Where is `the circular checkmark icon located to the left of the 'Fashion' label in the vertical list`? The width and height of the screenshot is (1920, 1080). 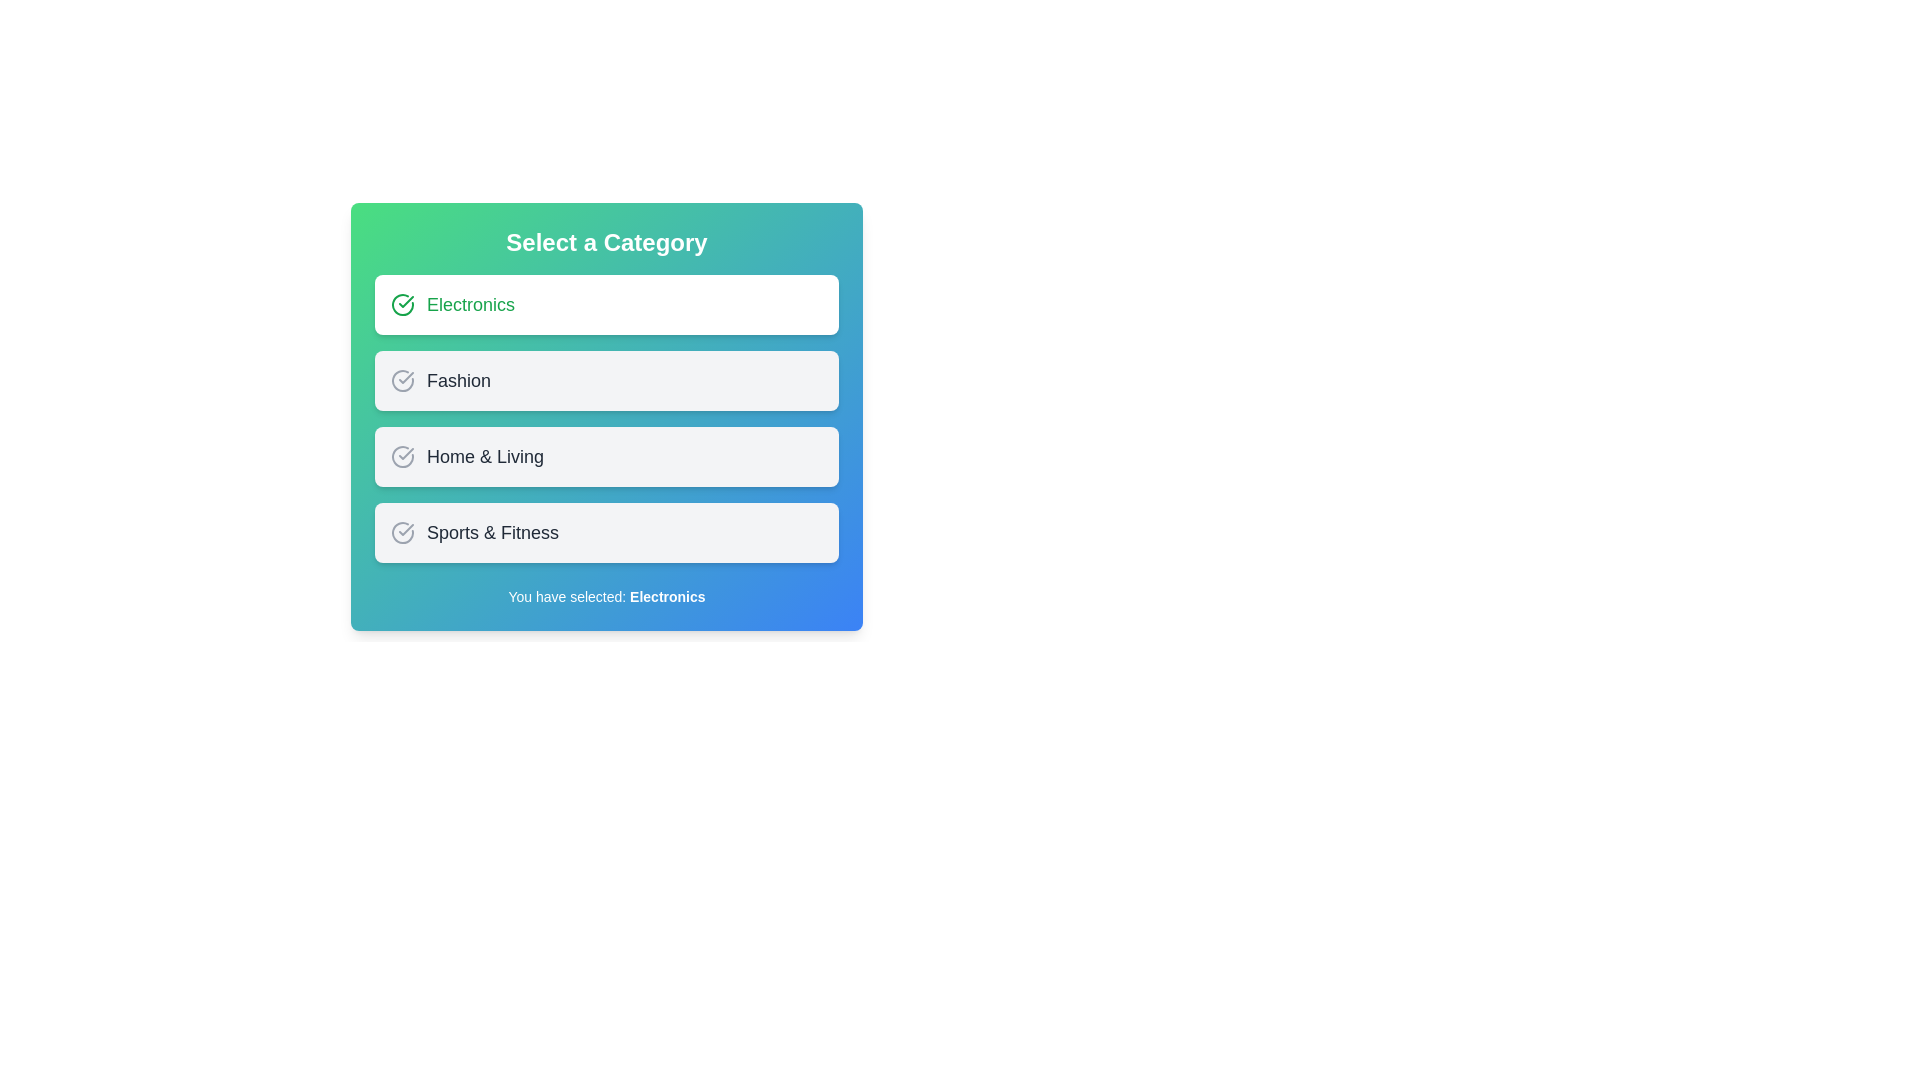 the circular checkmark icon located to the left of the 'Fashion' label in the vertical list is located at coordinates (402, 381).